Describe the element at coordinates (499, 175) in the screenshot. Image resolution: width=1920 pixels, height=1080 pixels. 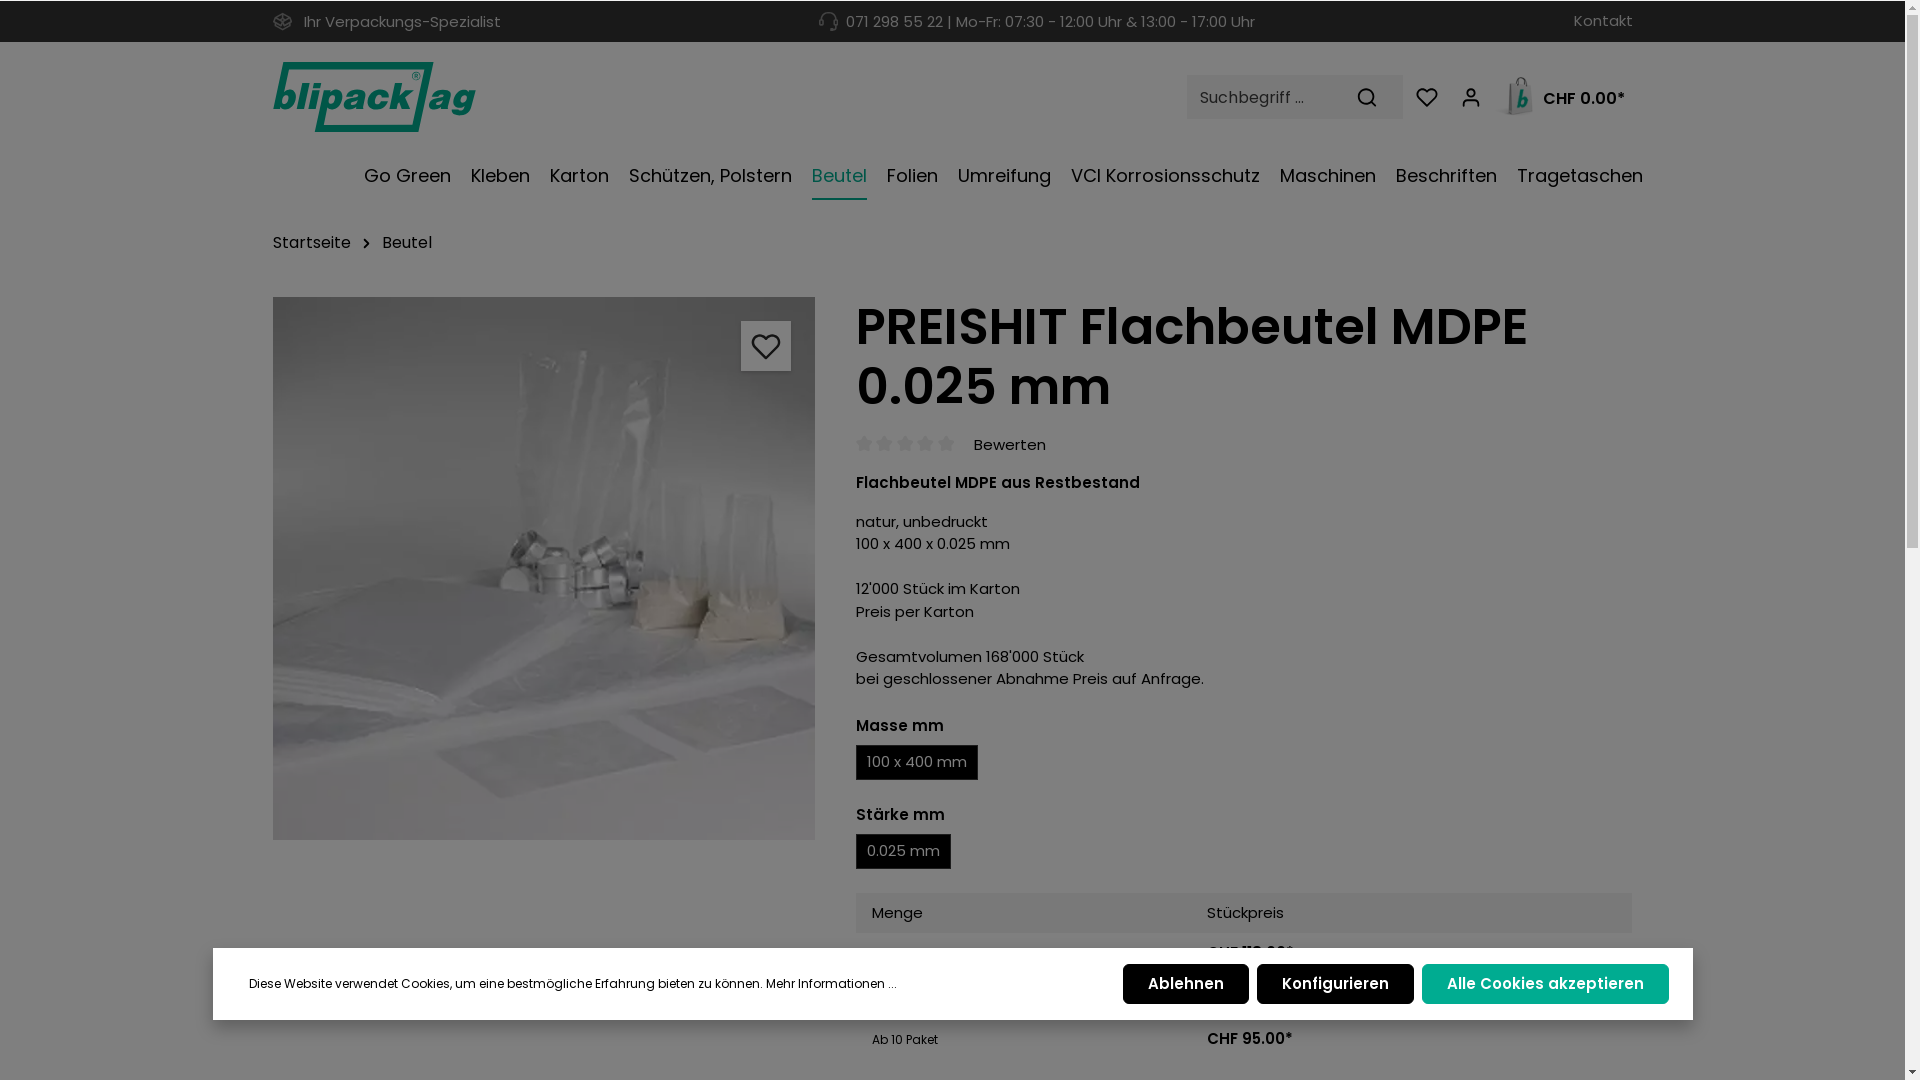
I see `'Kleben'` at that location.